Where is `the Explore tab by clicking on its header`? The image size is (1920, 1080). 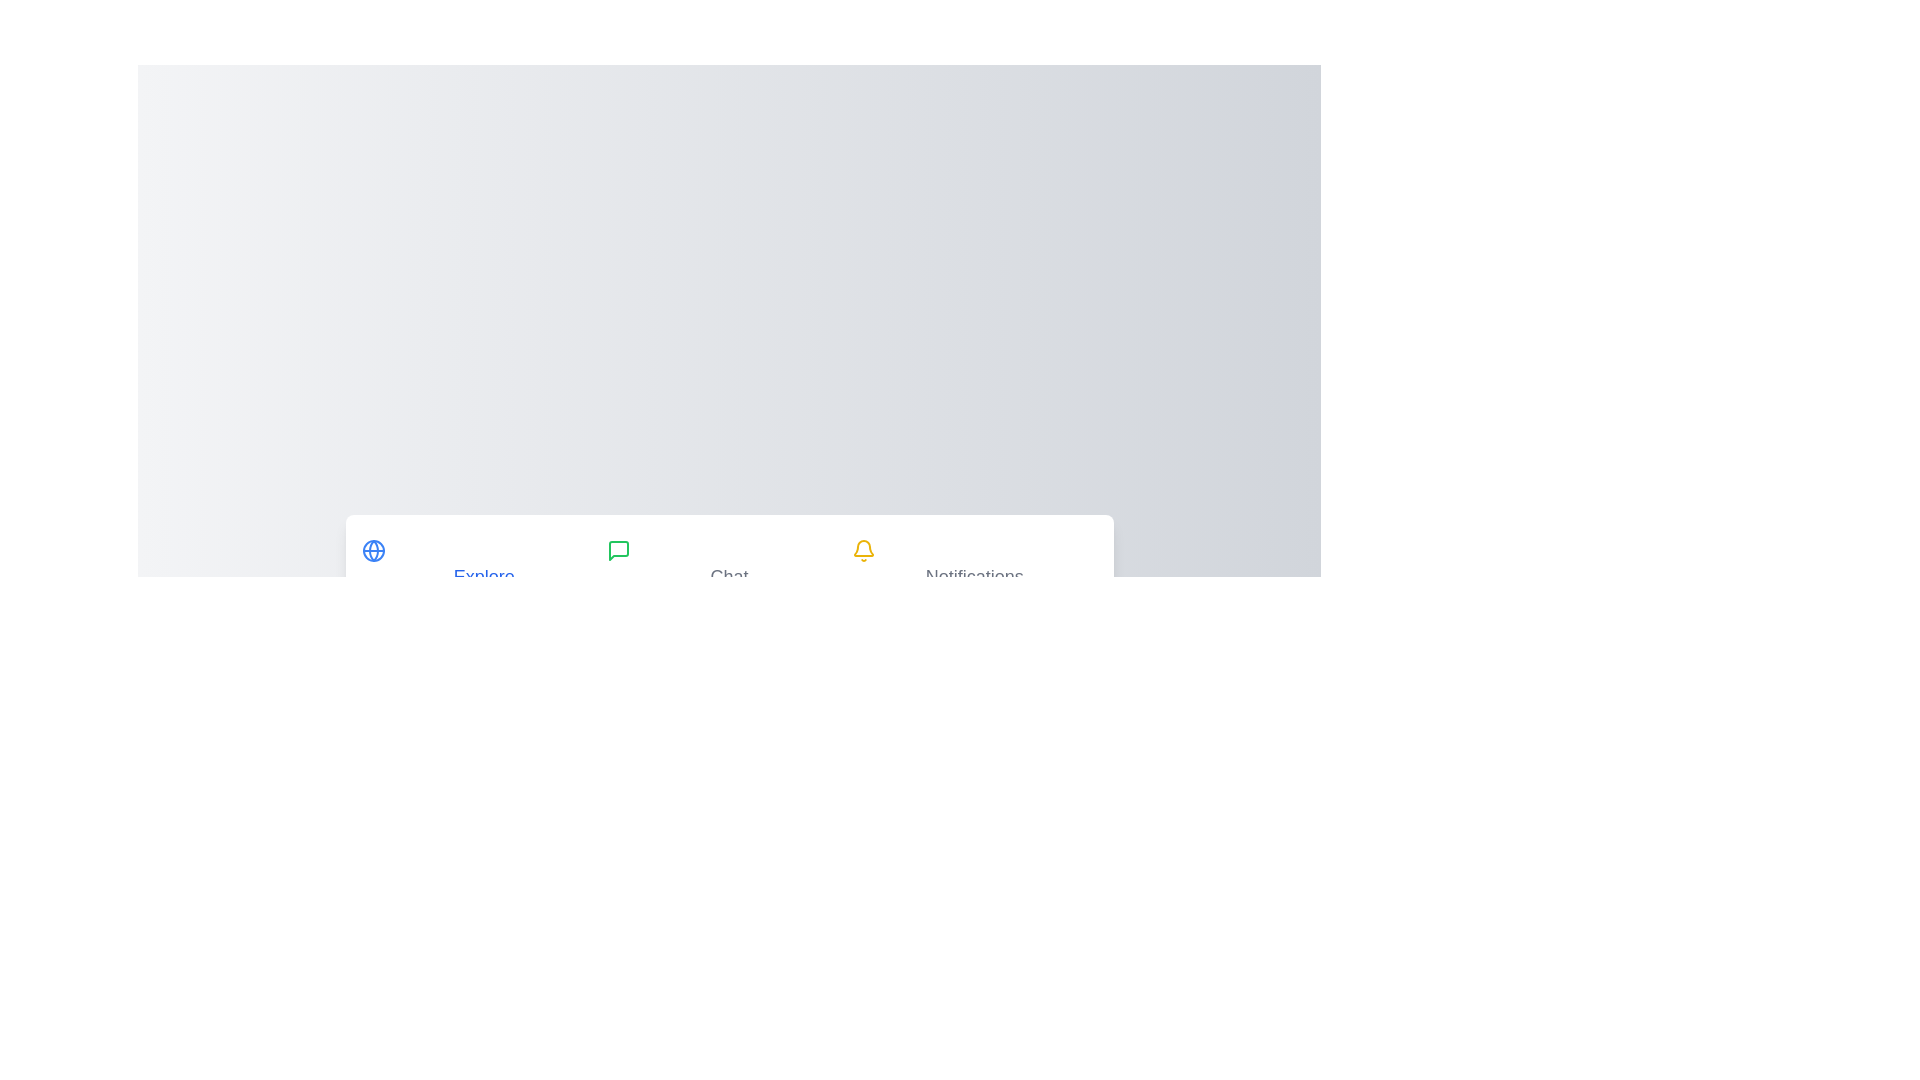
the Explore tab by clicking on its header is located at coordinates (484, 566).